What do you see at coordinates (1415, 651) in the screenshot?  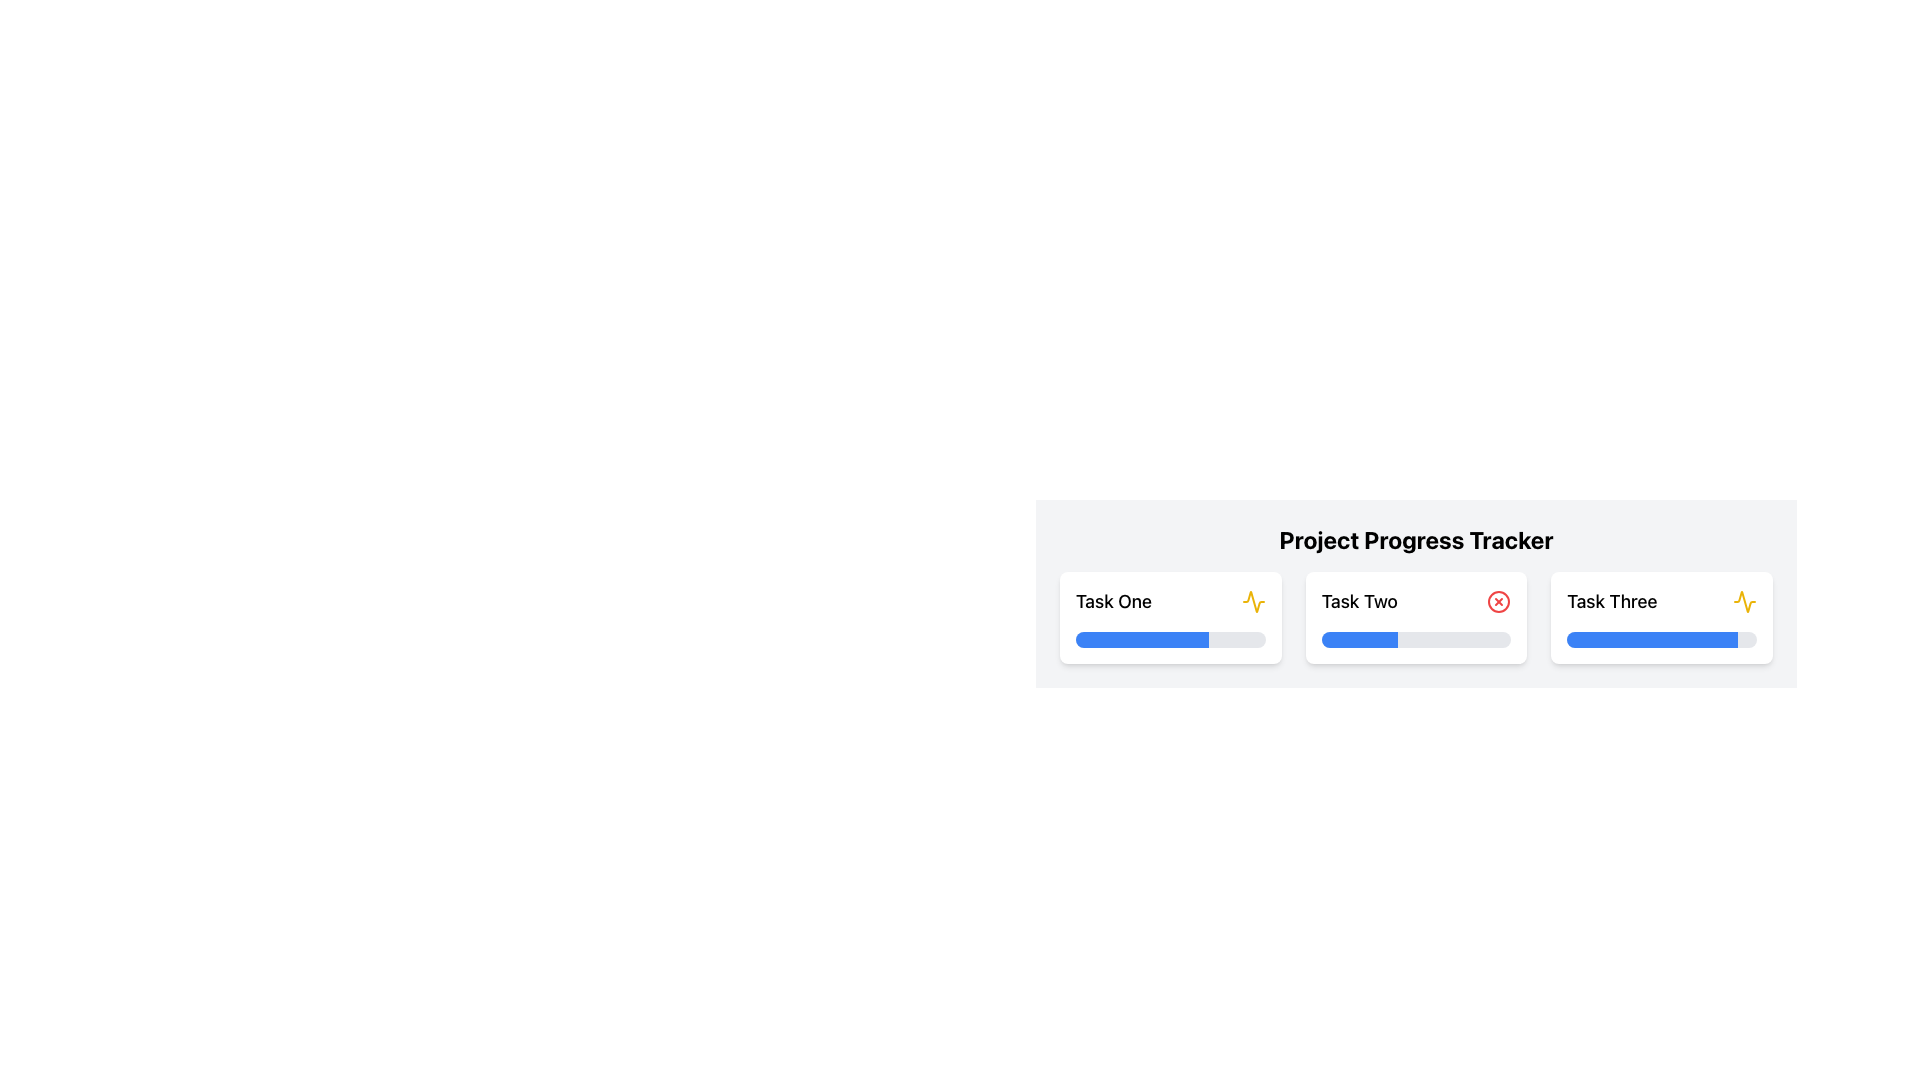 I see `the progress visually in the Progress Tracker Section, specifically focusing on the second section labeled 'Task Two'` at bounding box center [1415, 651].